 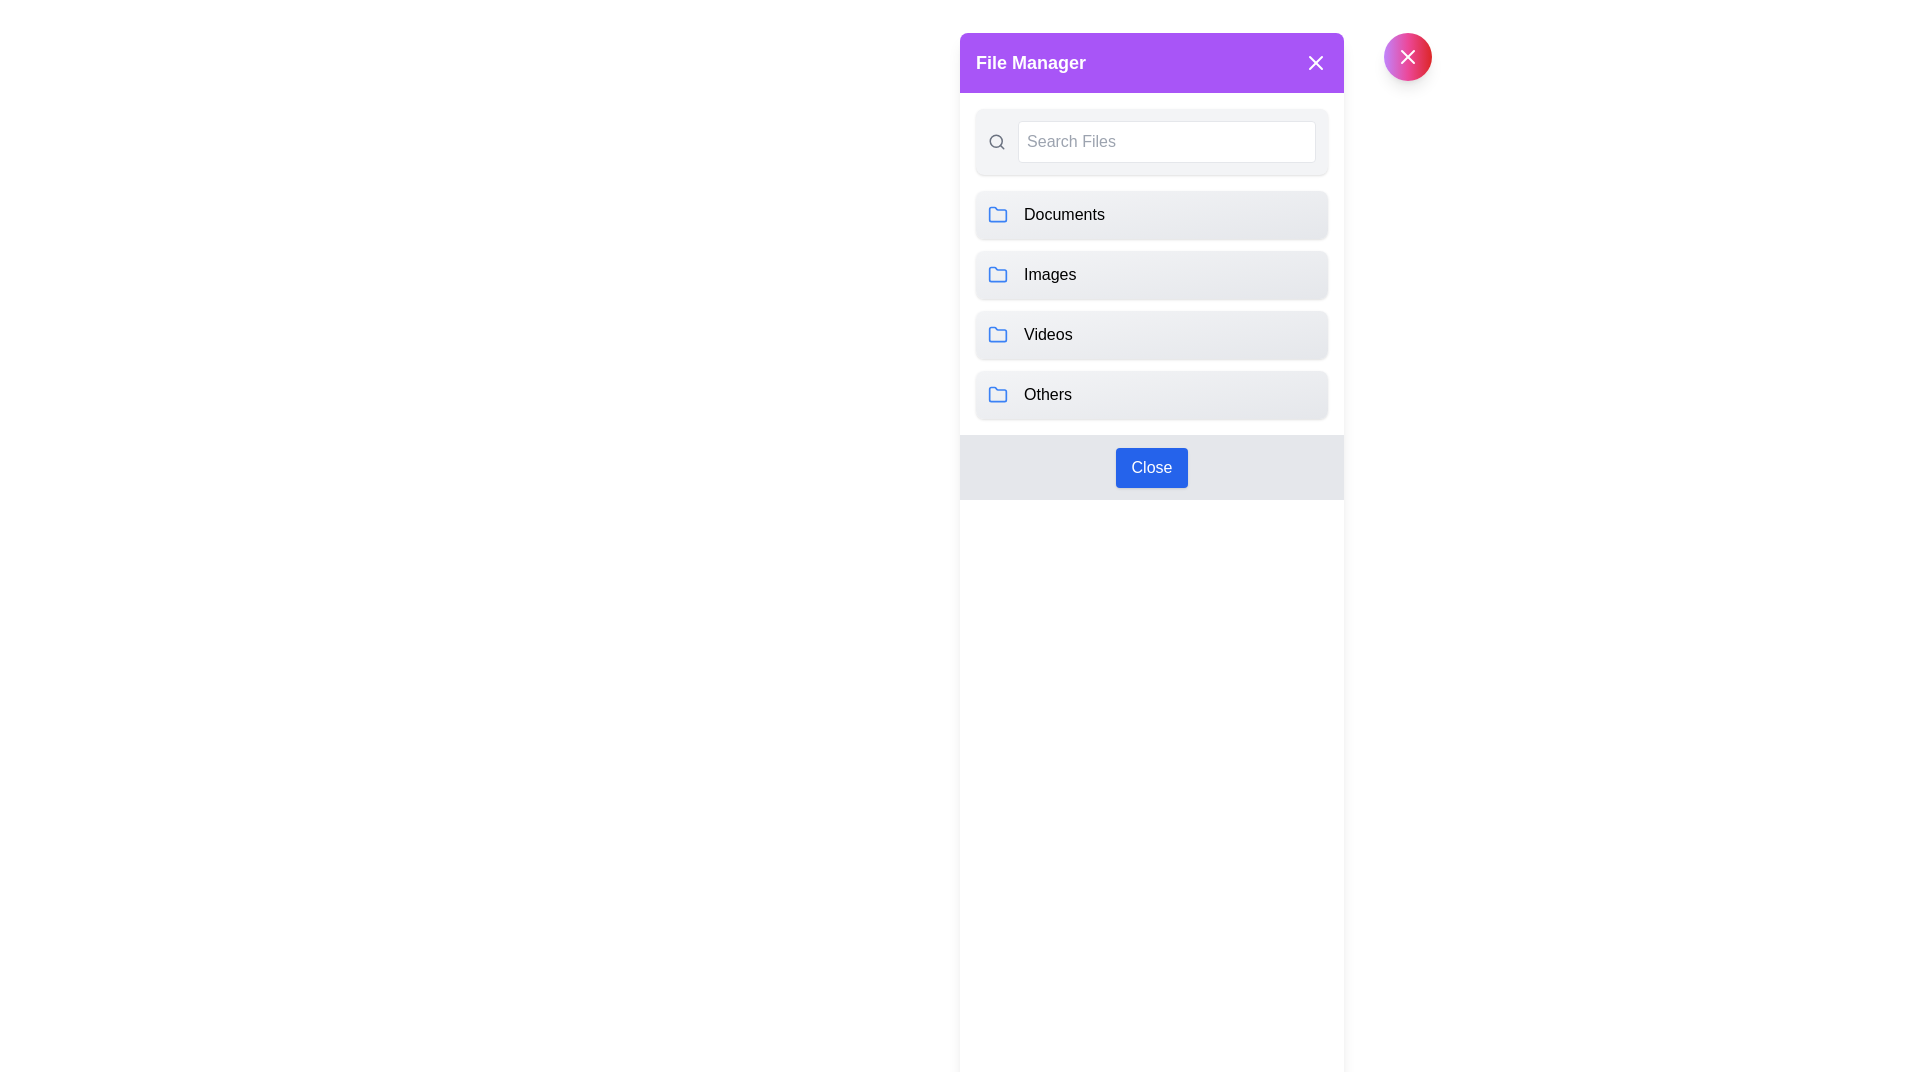 What do you see at coordinates (1152, 262) in the screenshot?
I see `a row in the List component` at bounding box center [1152, 262].